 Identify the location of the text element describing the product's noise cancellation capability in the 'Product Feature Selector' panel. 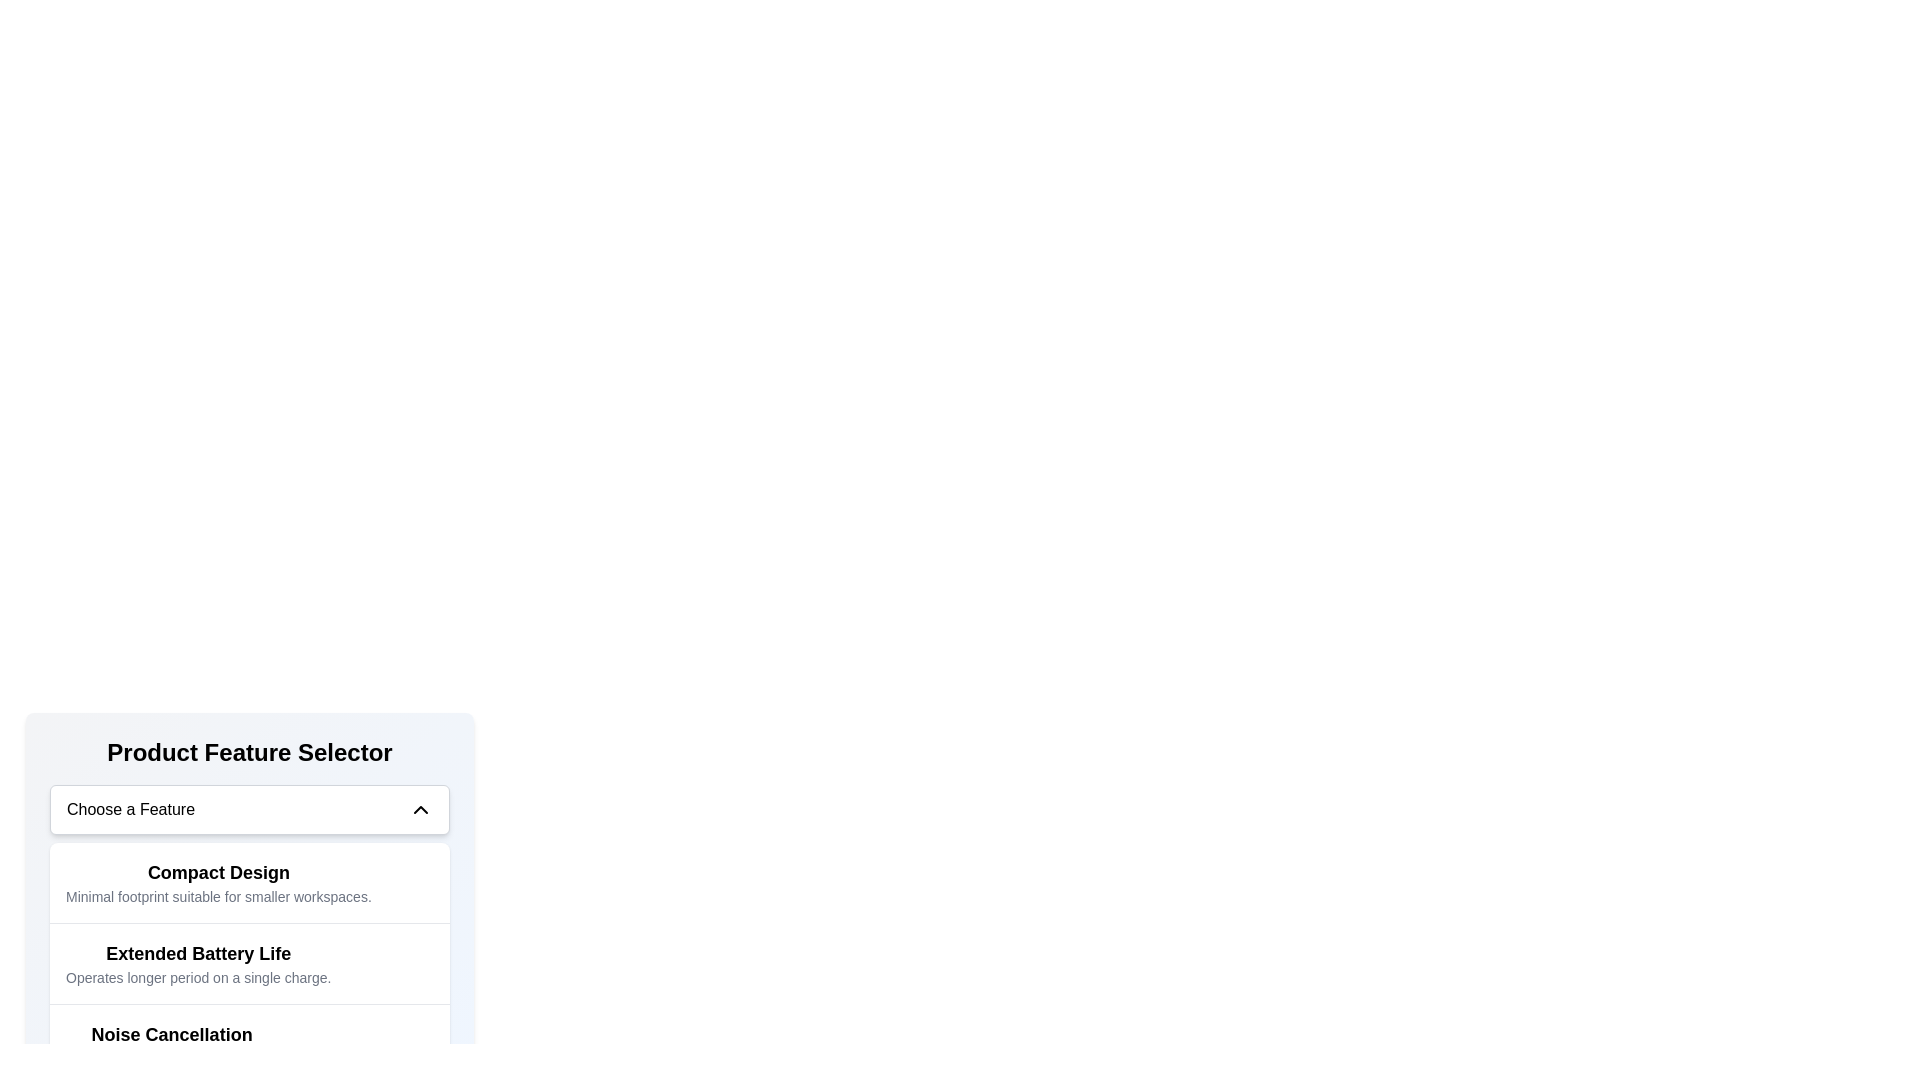
(172, 1044).